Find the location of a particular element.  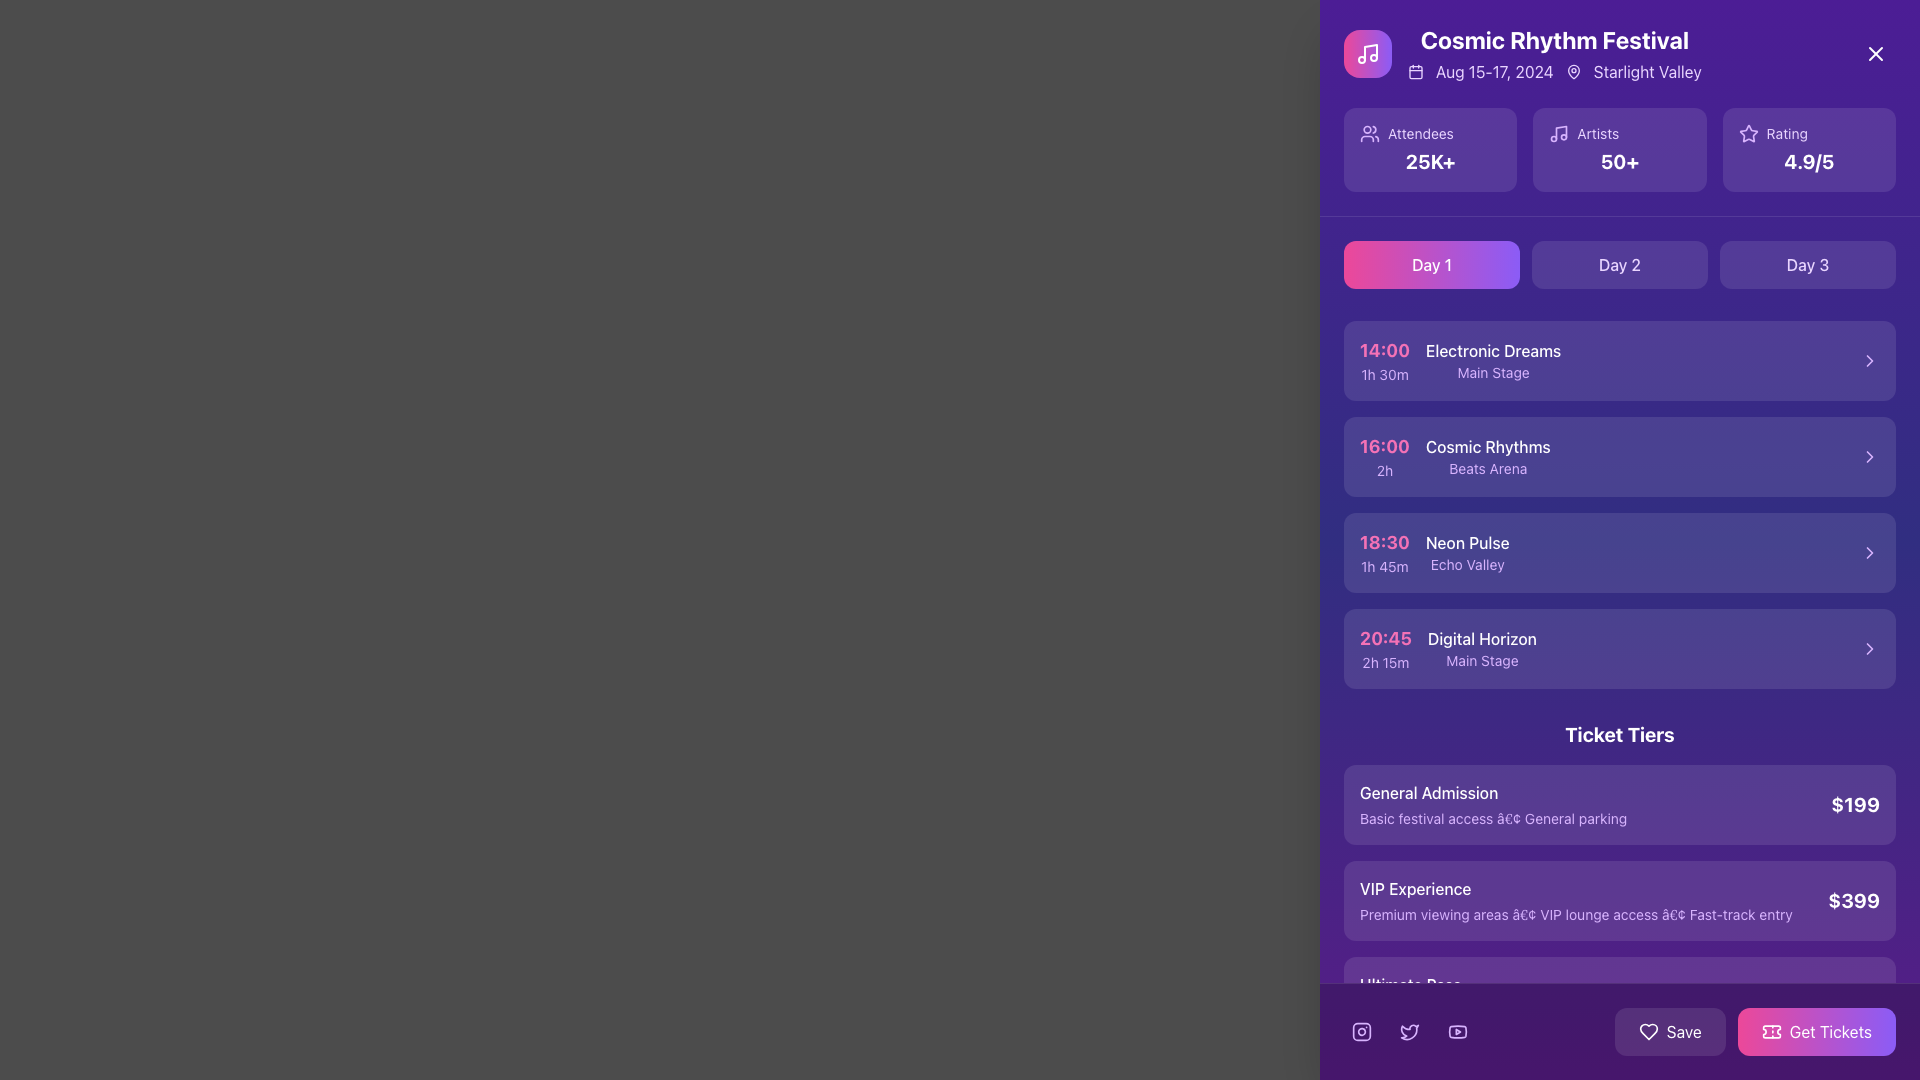

the rightmost icon associated with the '16:00 Cosmic Rhythms Beats Arena' event is located at coordinates (1869, 456).